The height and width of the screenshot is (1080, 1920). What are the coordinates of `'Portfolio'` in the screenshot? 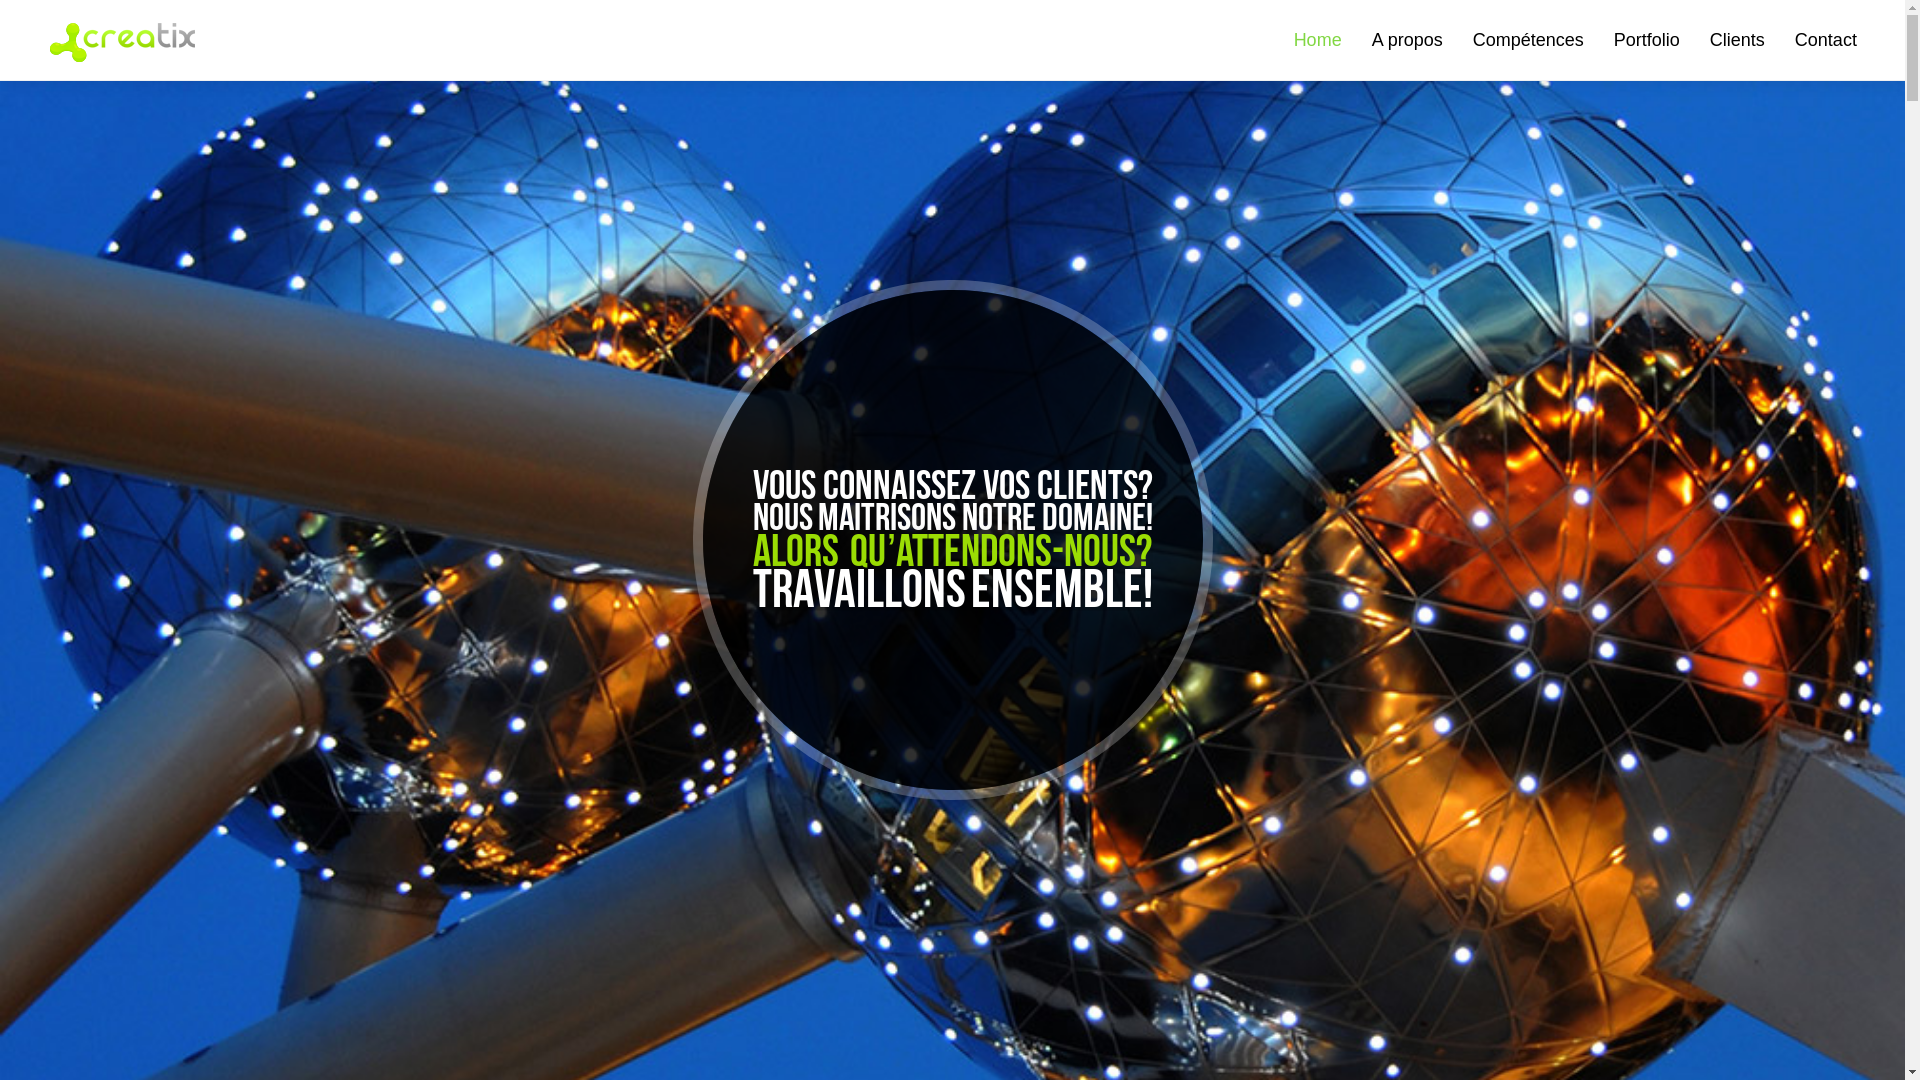 It's located at (1646, 39).